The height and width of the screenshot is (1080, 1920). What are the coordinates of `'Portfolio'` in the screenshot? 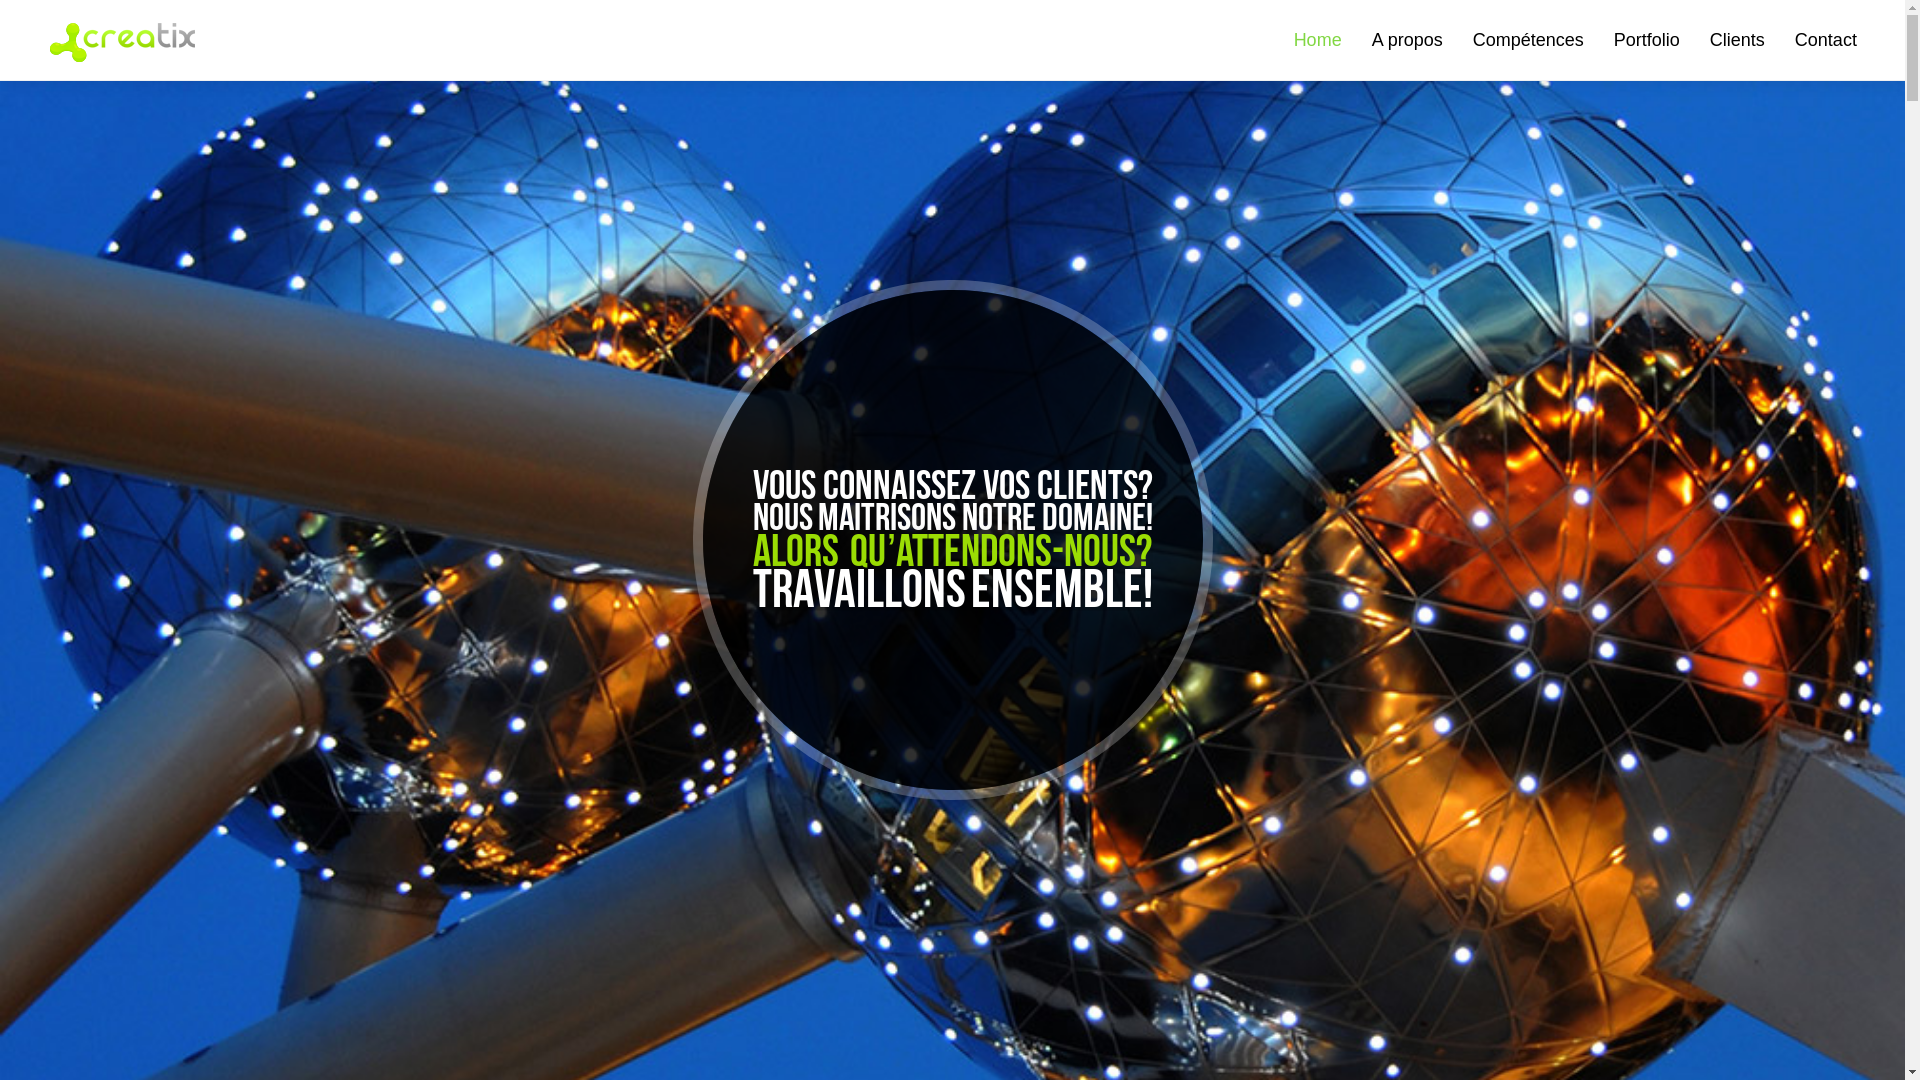 It's located at (1646, 39).